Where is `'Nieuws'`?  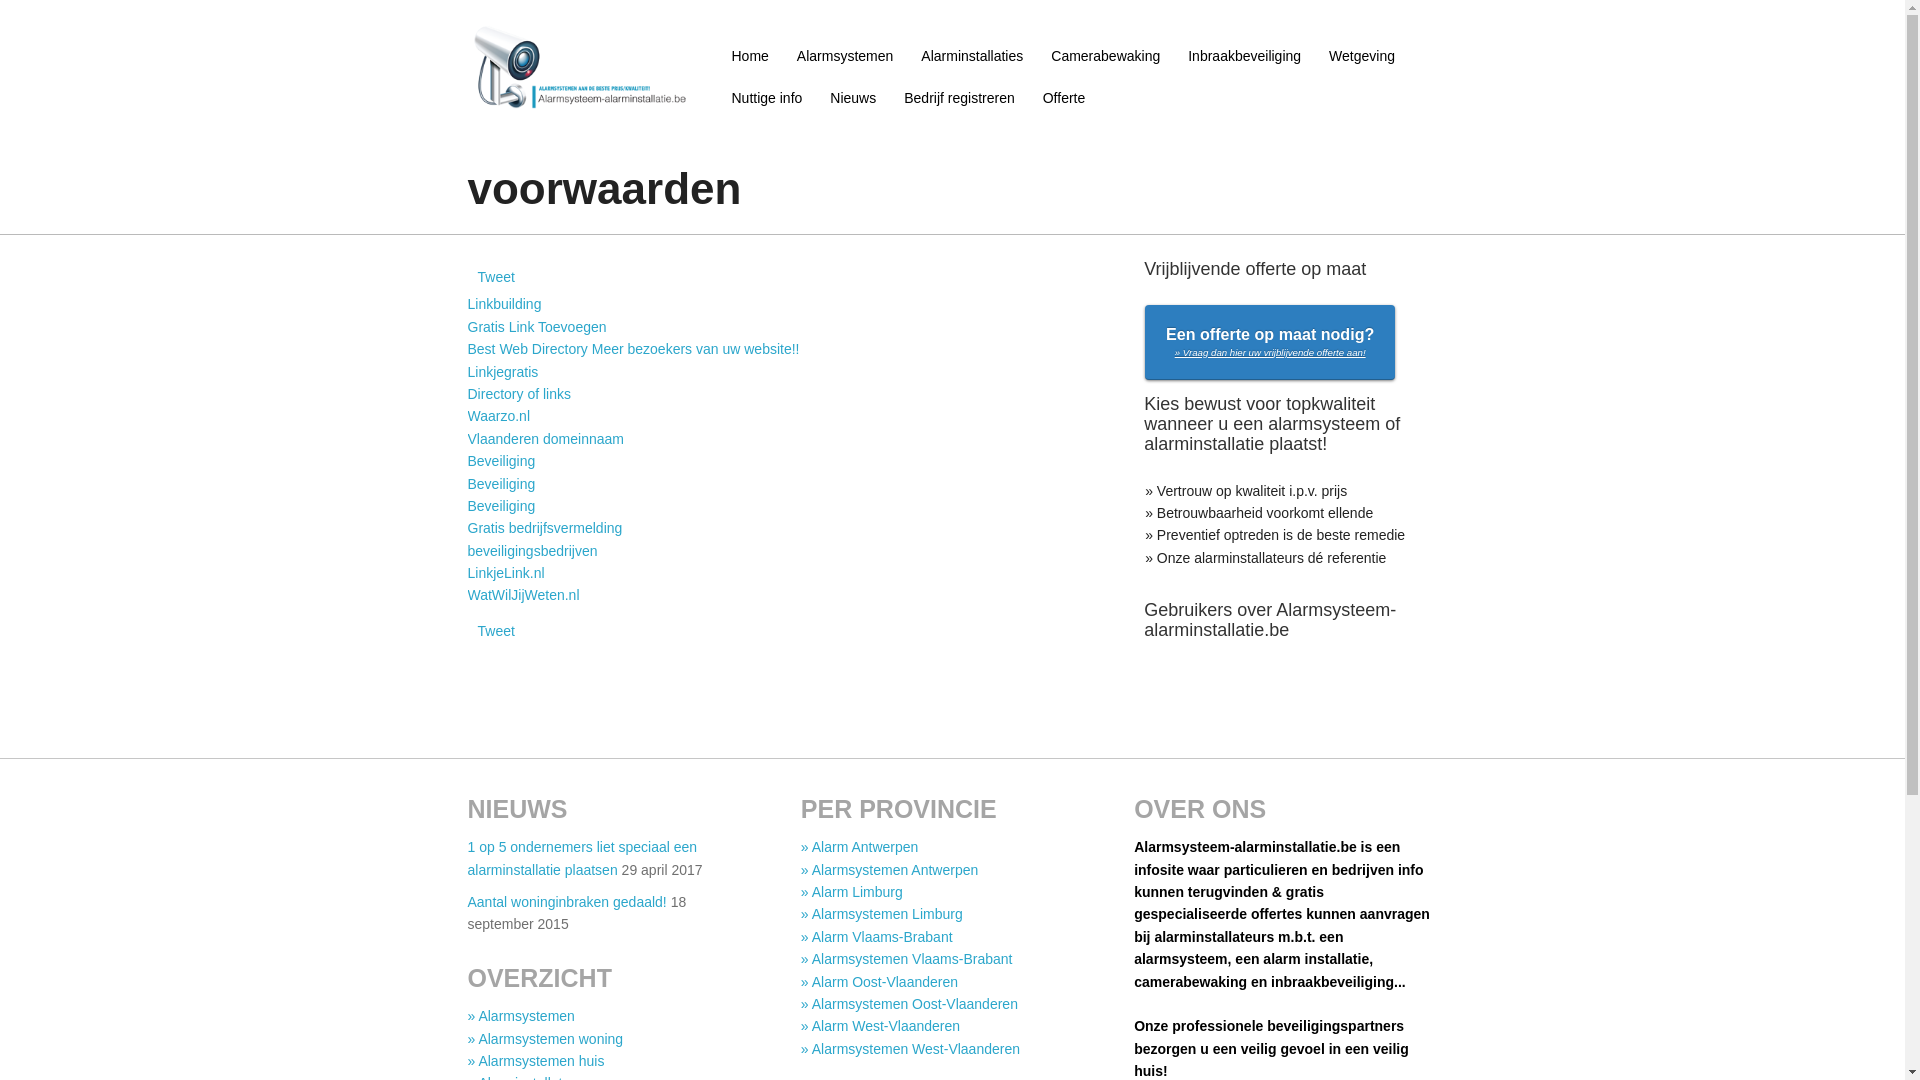
'Nieuws' is located at coordinates (816, 97).